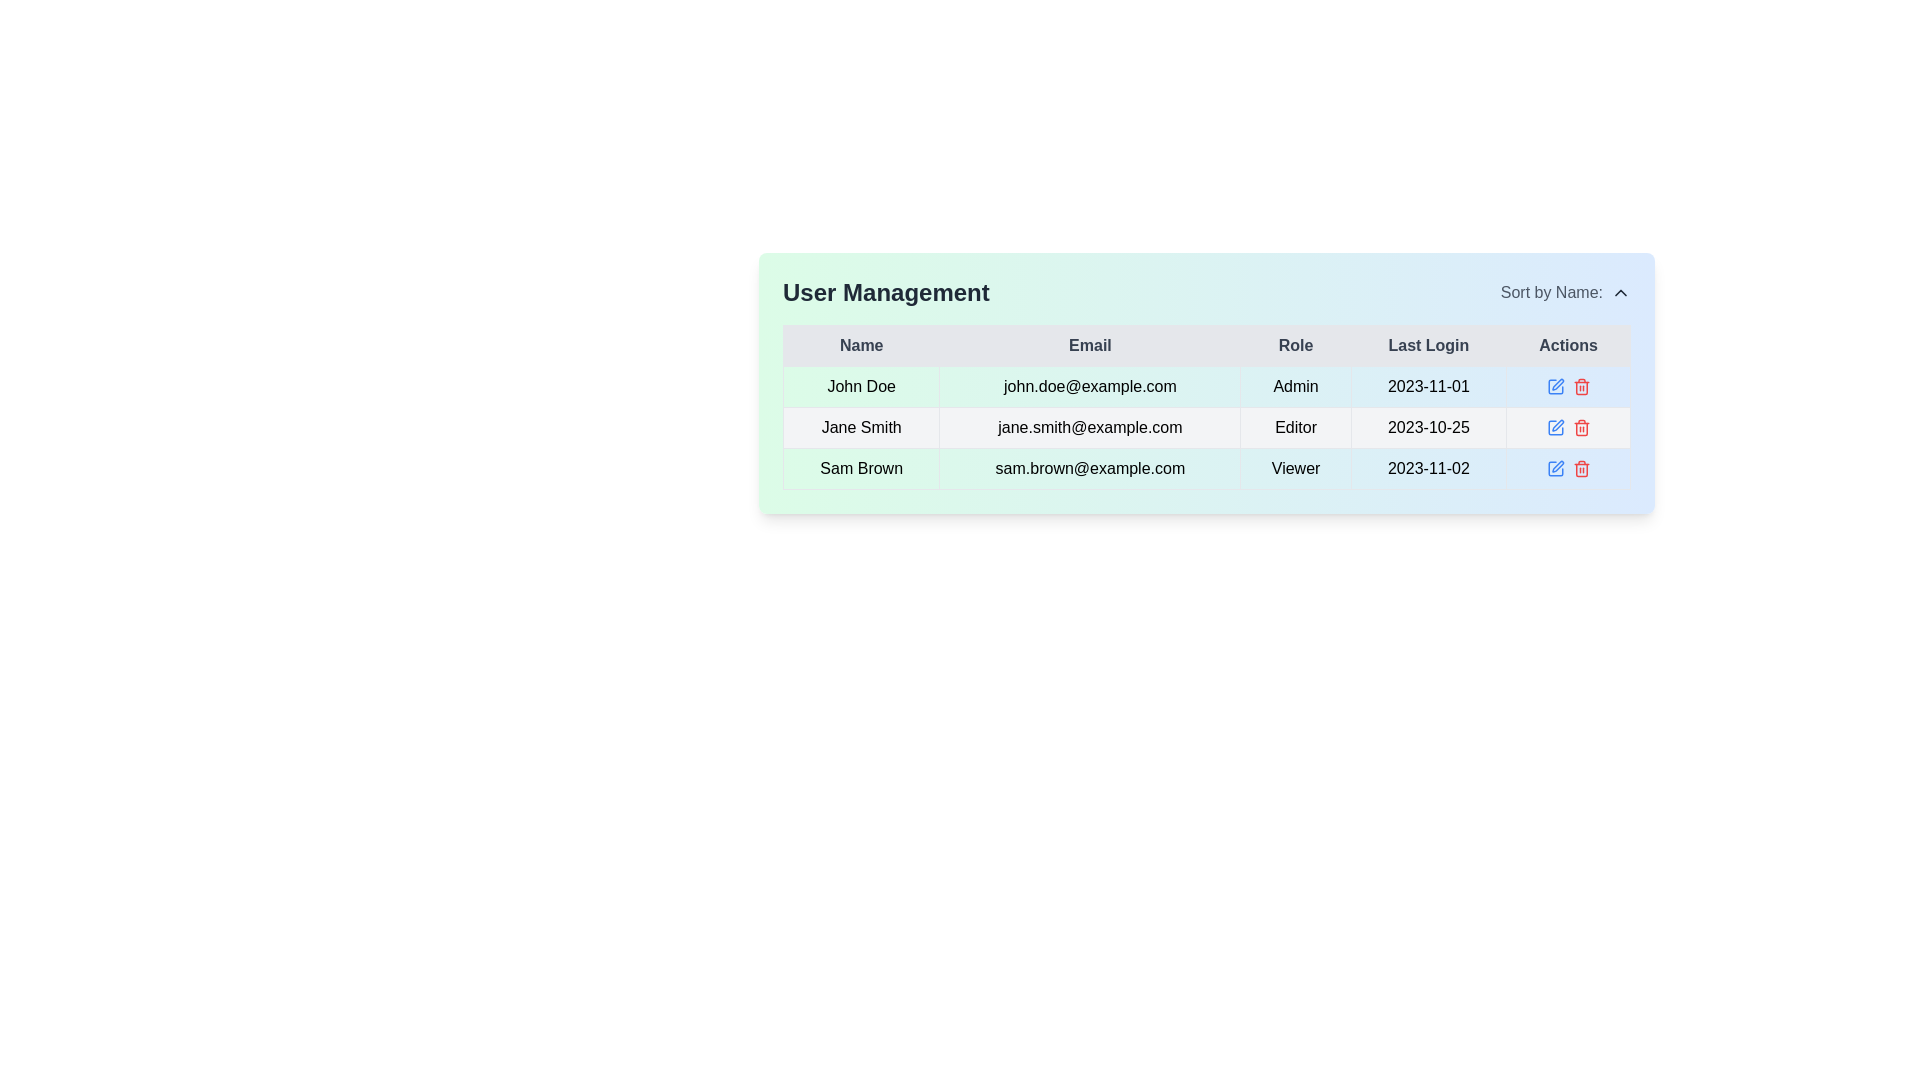  Describe the element at coordinates (1554, 469) in the screenshot. I see `the edit icon button (pen) in the Actions column of the last row in the User Management table` at that location.